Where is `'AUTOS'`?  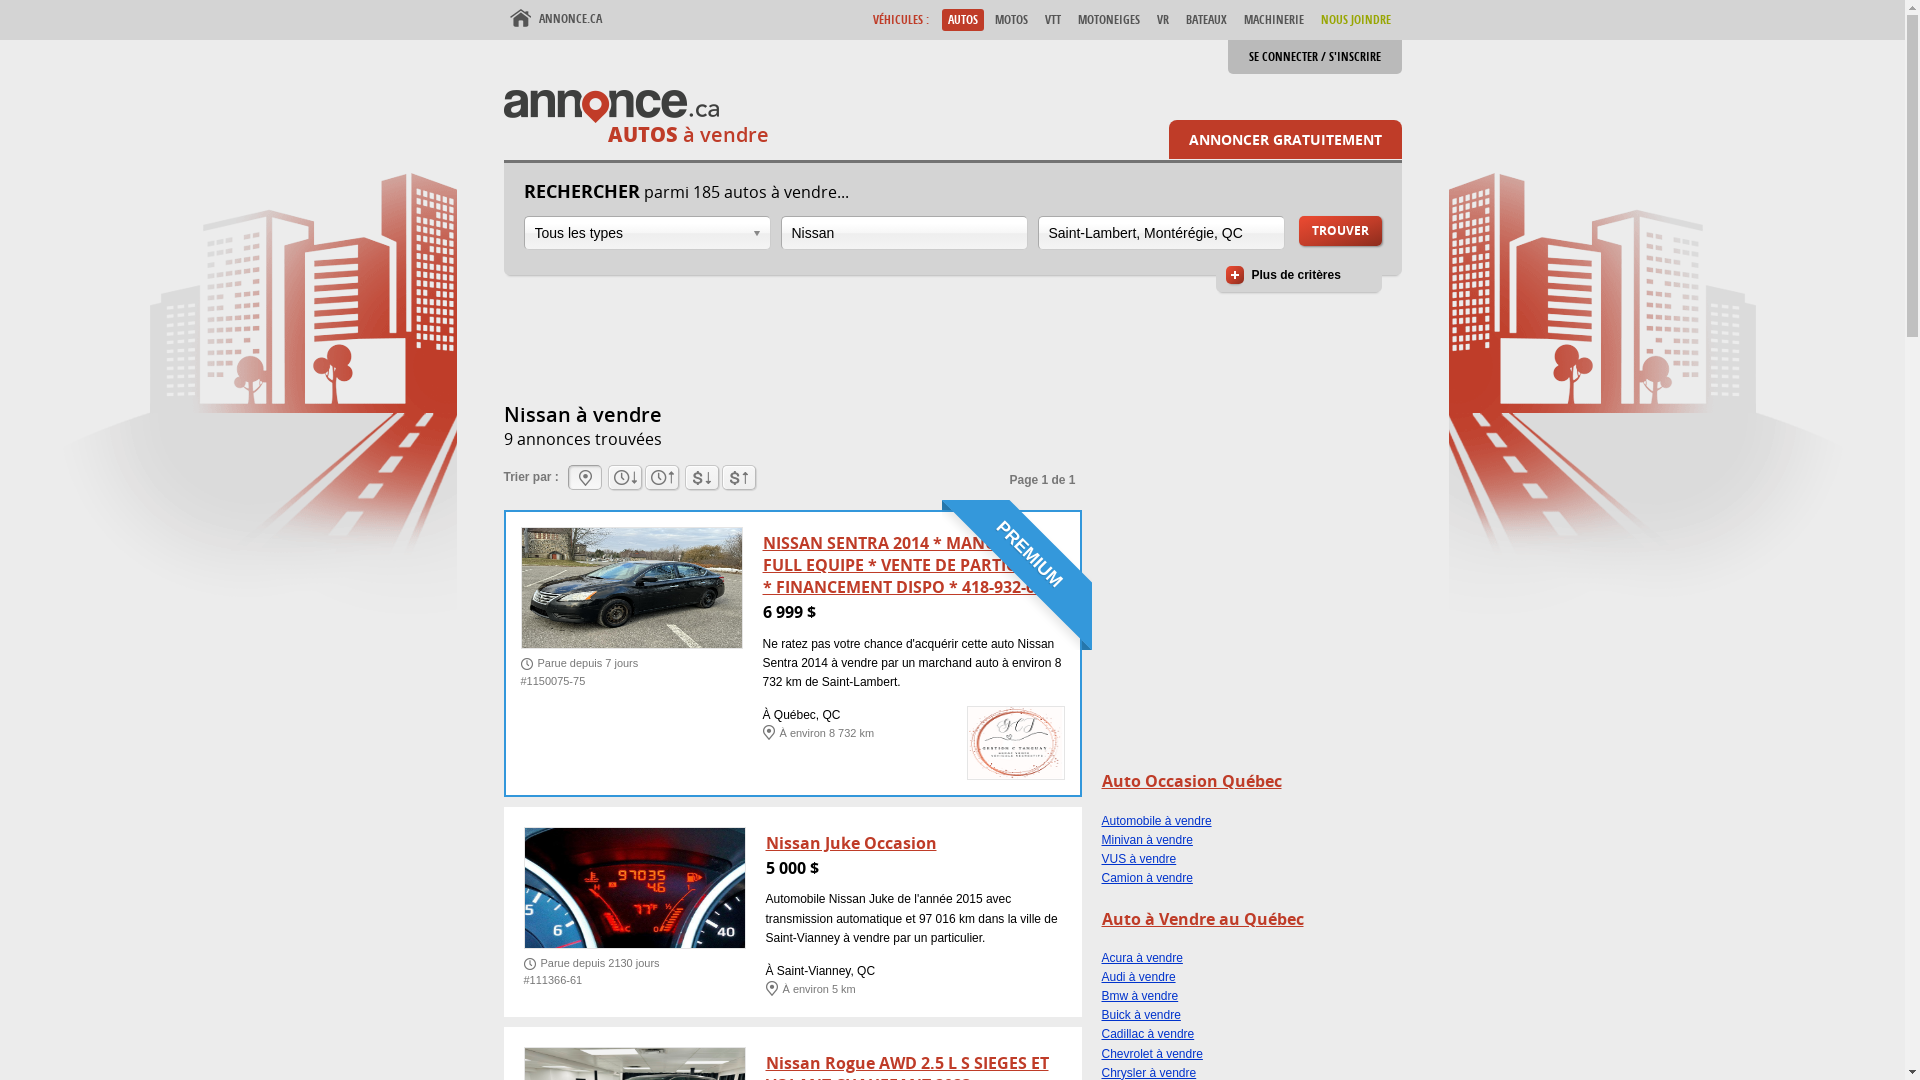
'AUTOS' is located at coordinates (963, 19).